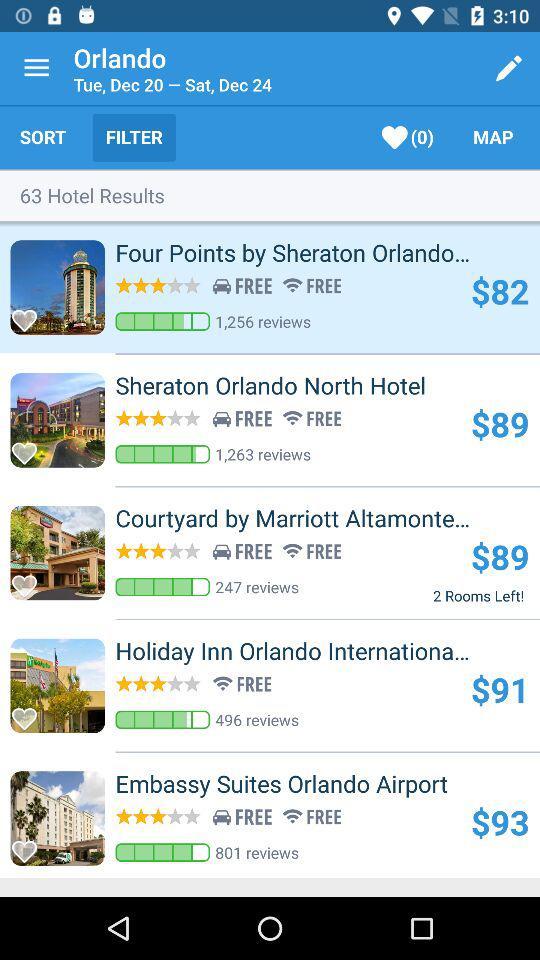 This screenshot has height=960, width=540. What do you see at coordinates (499, 689) in the screenshot?
I see `the icon next to the 496 reviews` at bounding box center [499, 689].